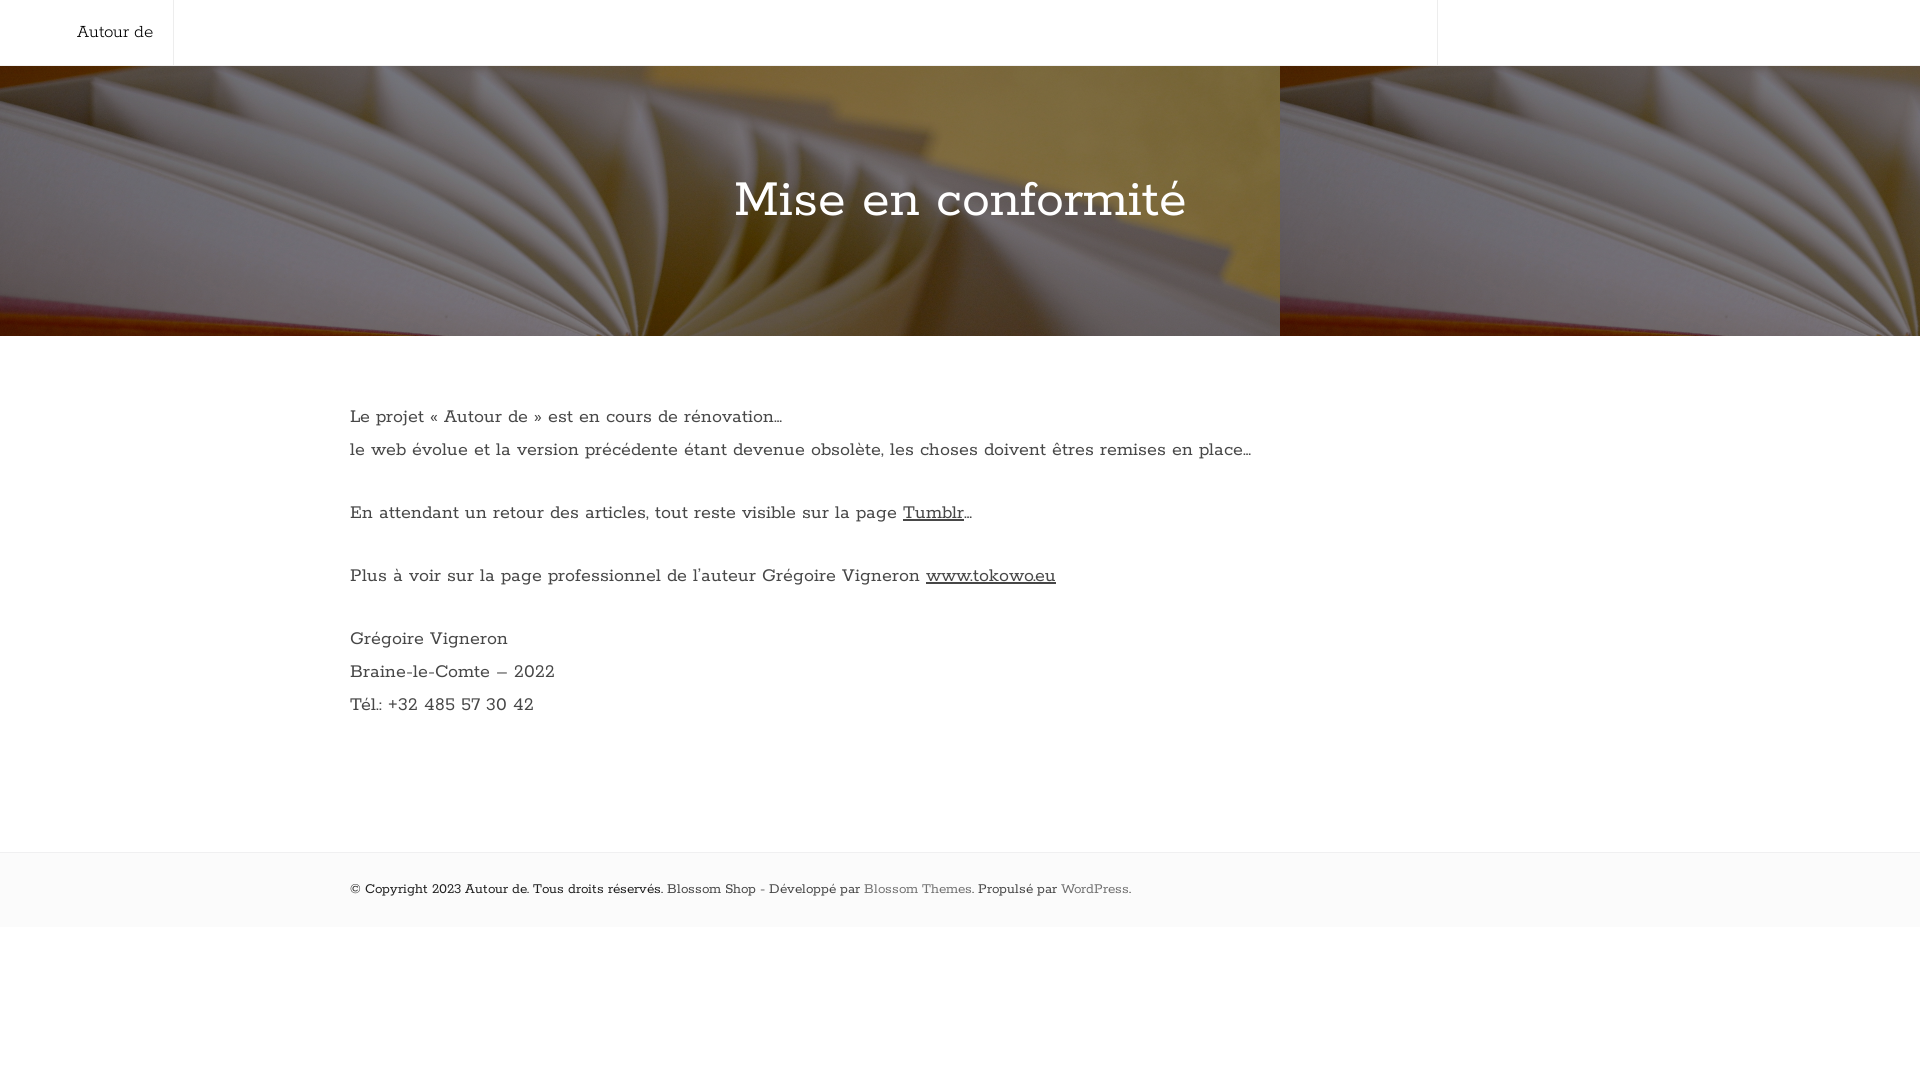 The height and width of the screenshot is (1080, 1920). Describe the element at coordinates (464, 888) in the screenshot. I see `'Autour de'` at that location.